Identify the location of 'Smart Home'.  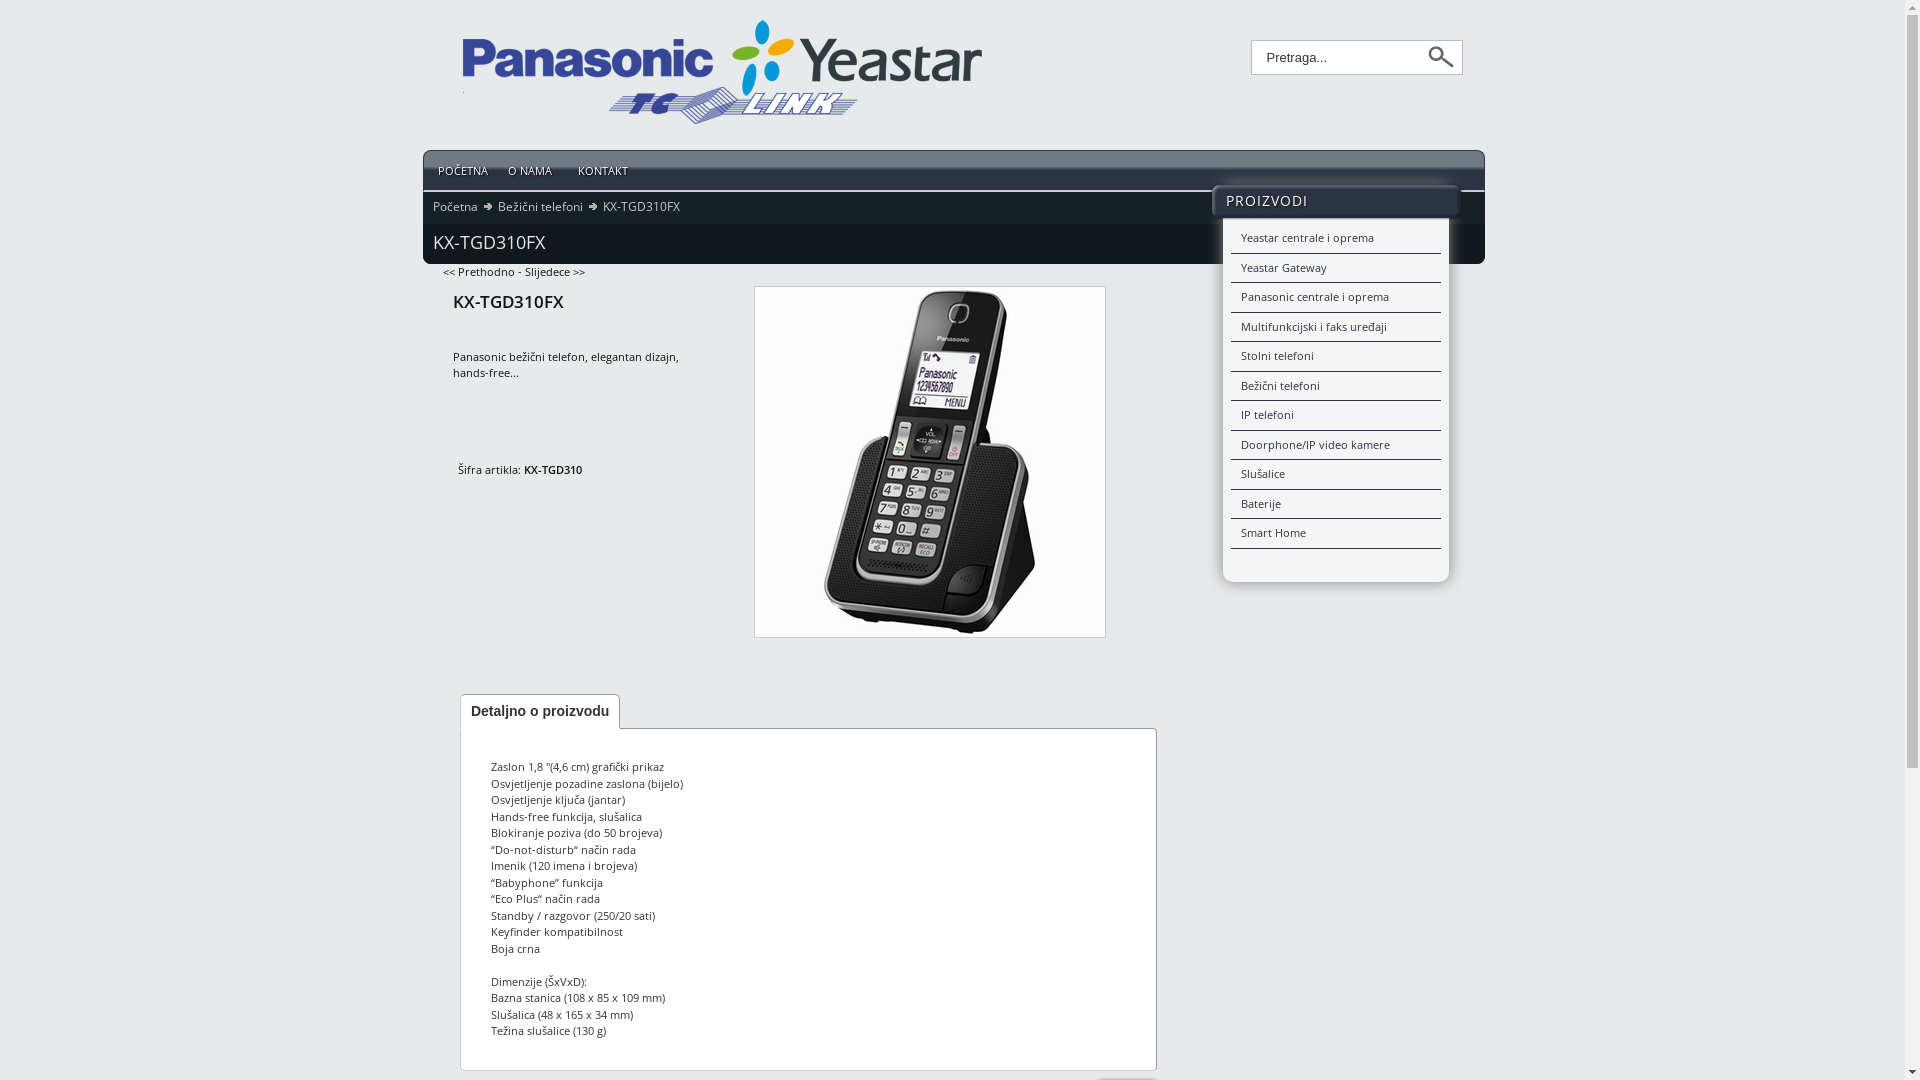
(1334, 532).